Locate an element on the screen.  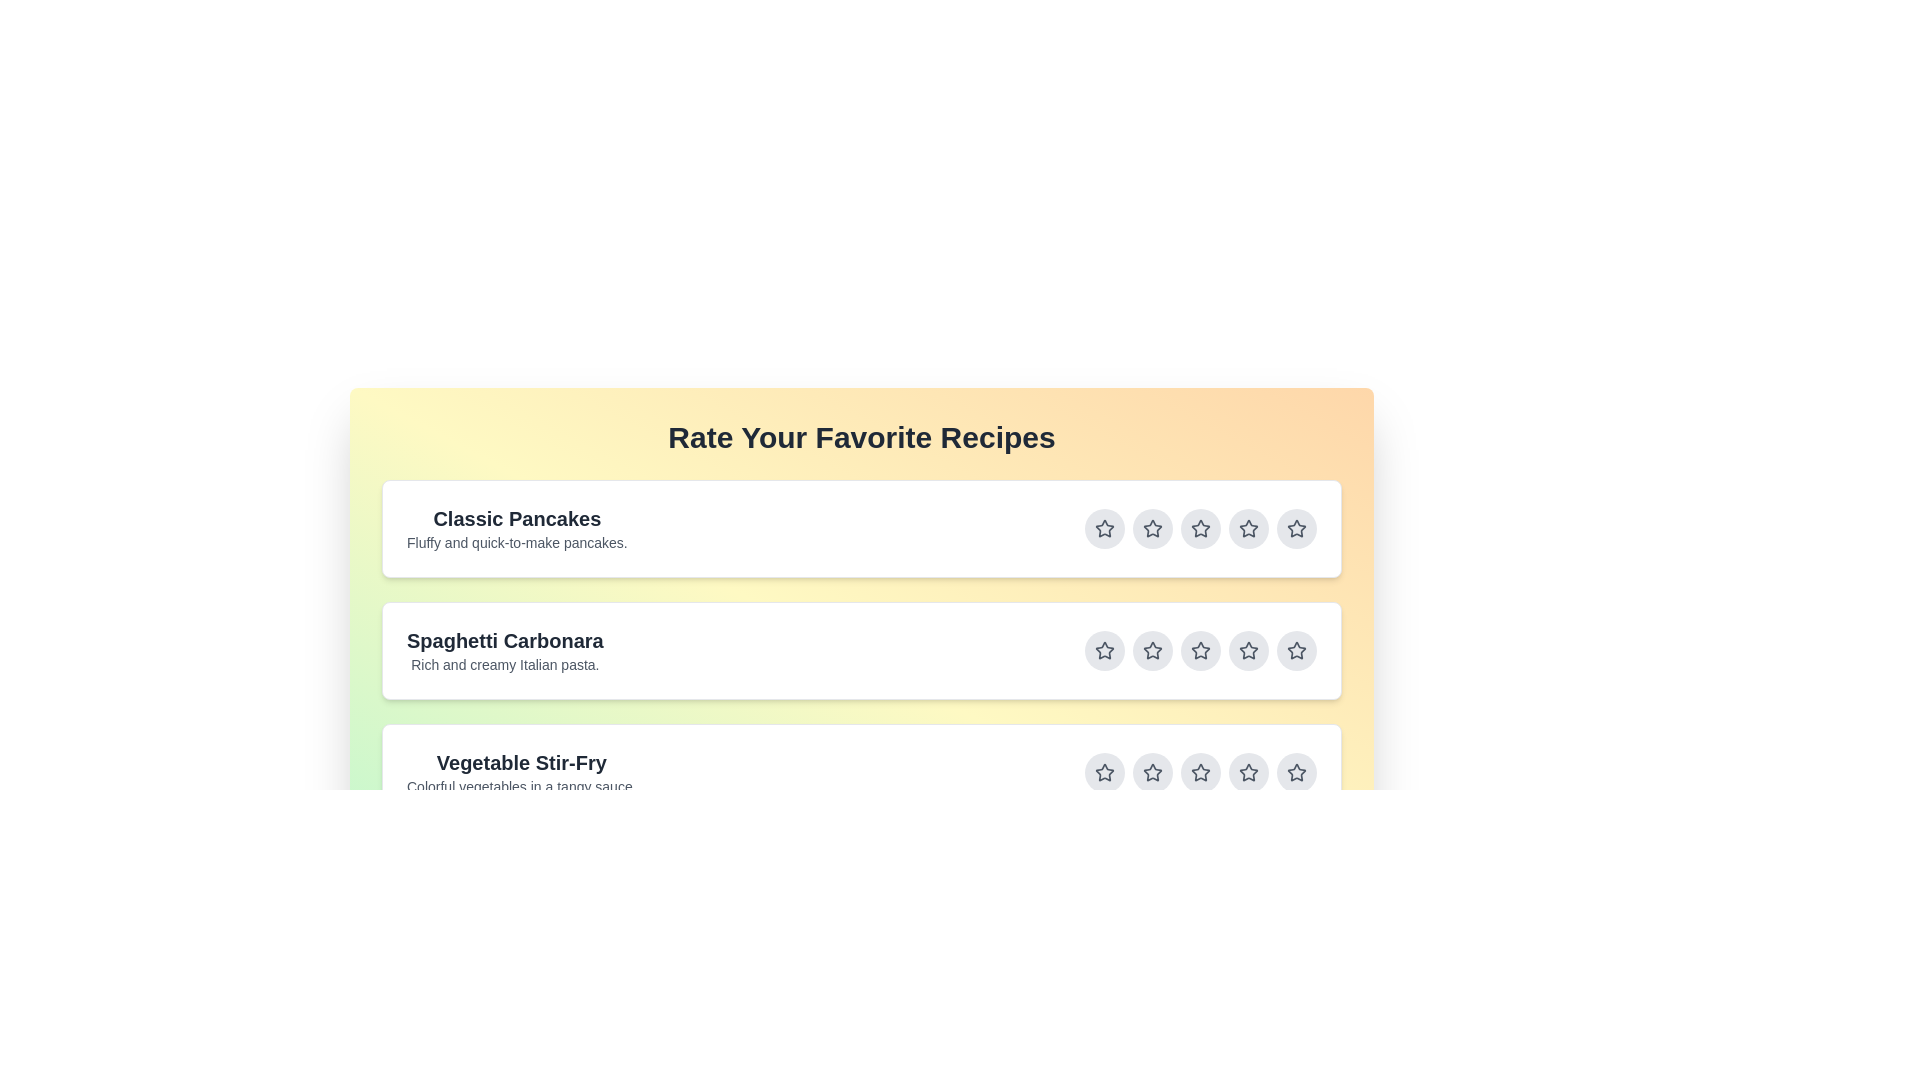
the star button for rating 1 of the recipe Spaghetti Carbonara is located at coordinates (1103, 651).